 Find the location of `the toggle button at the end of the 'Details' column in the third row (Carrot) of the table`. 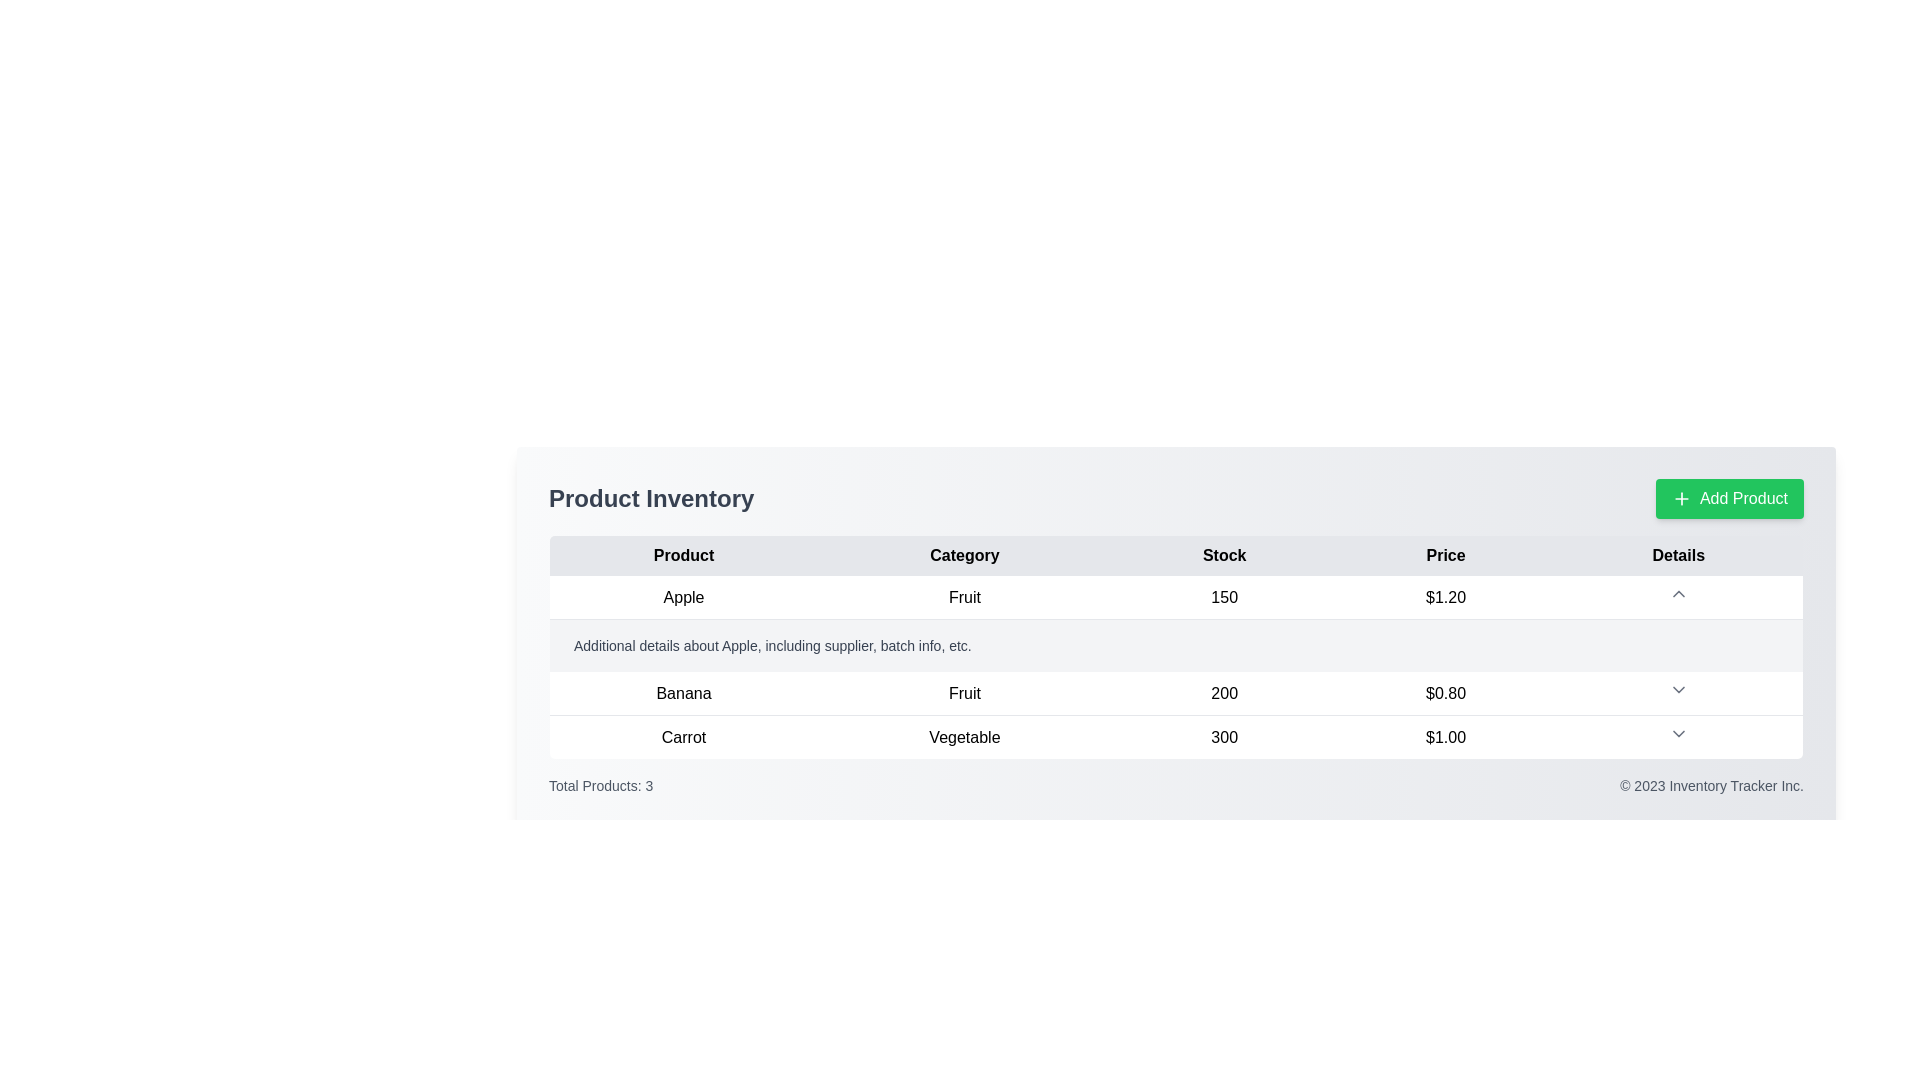

the toggle button at the end of the 'Details' column in the third row (Carrot) of the table is located at coordinates (1678, 733).